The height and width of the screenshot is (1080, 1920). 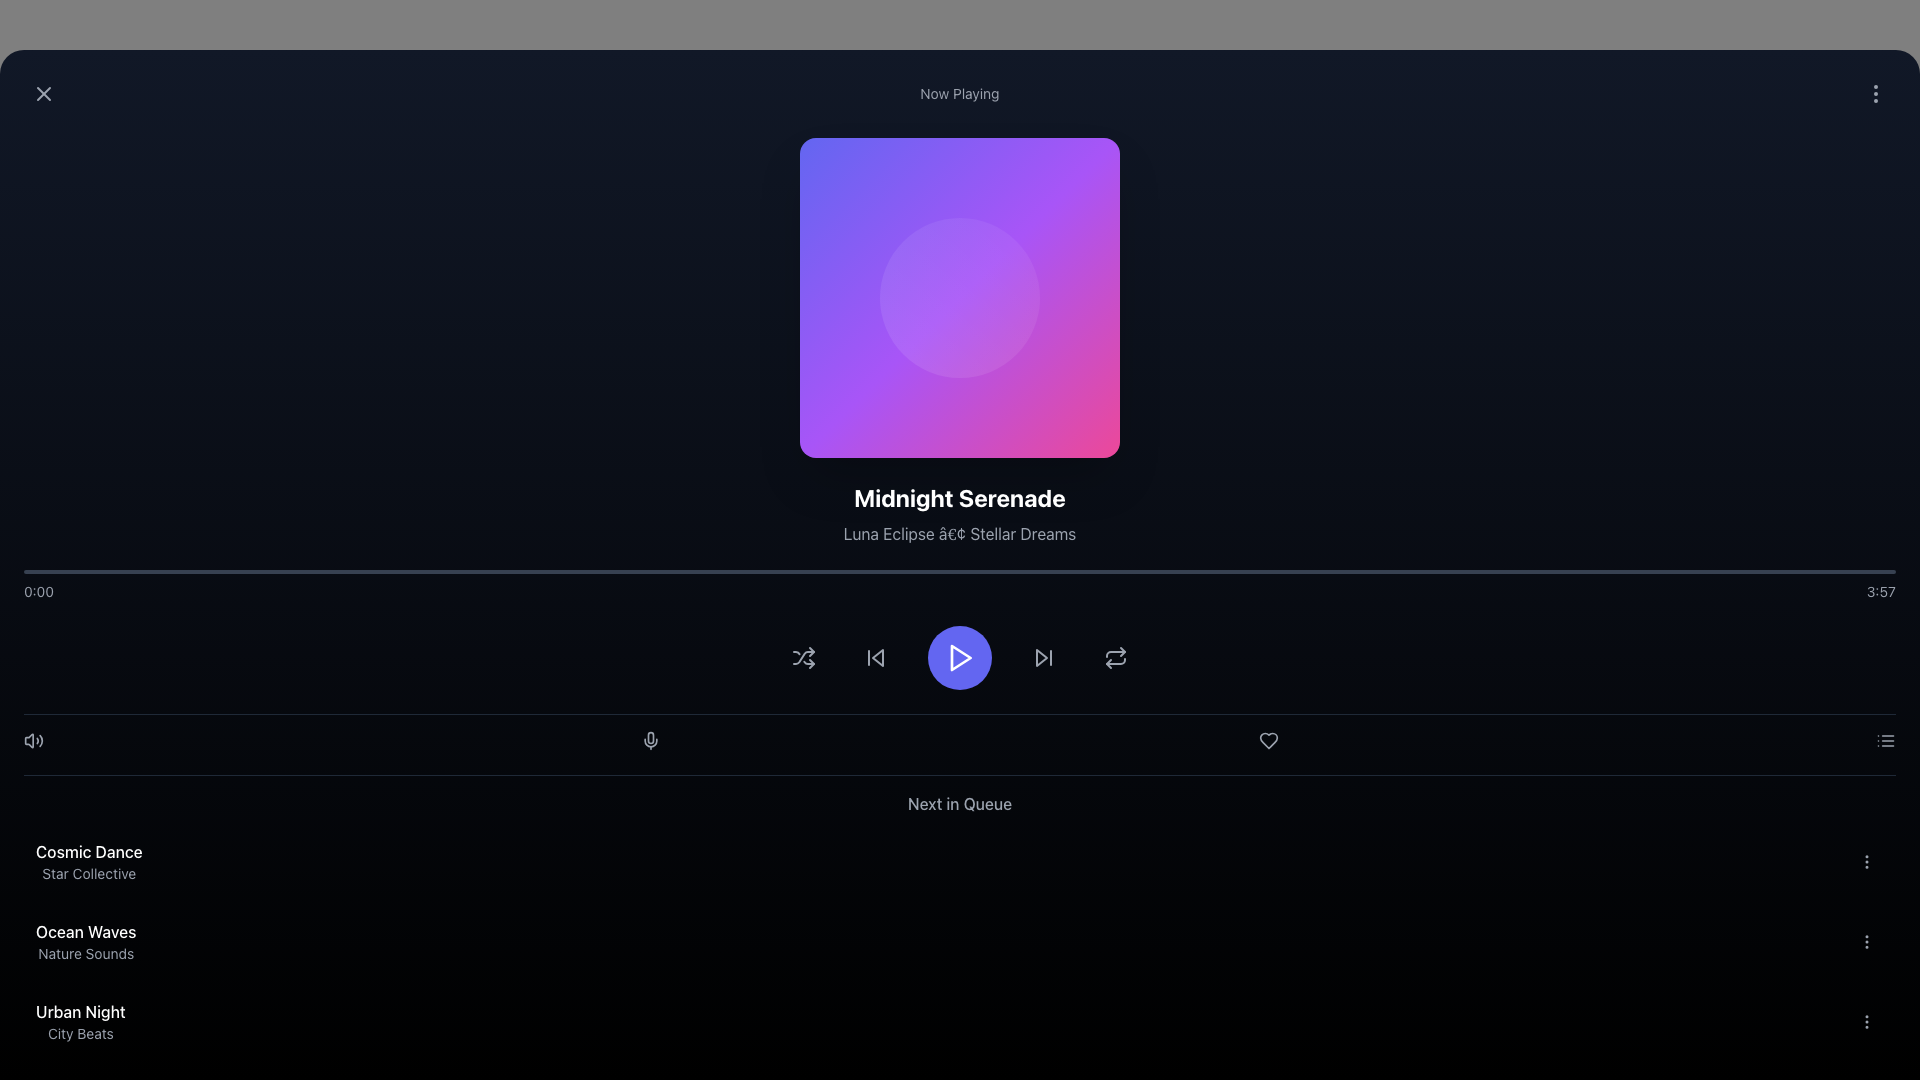 I want to click on the skip-forward button, which resembles a triangular play button pointing to the right and is gray in color, located in the audio control bar under the track's title, so click(x=1042, y=658).